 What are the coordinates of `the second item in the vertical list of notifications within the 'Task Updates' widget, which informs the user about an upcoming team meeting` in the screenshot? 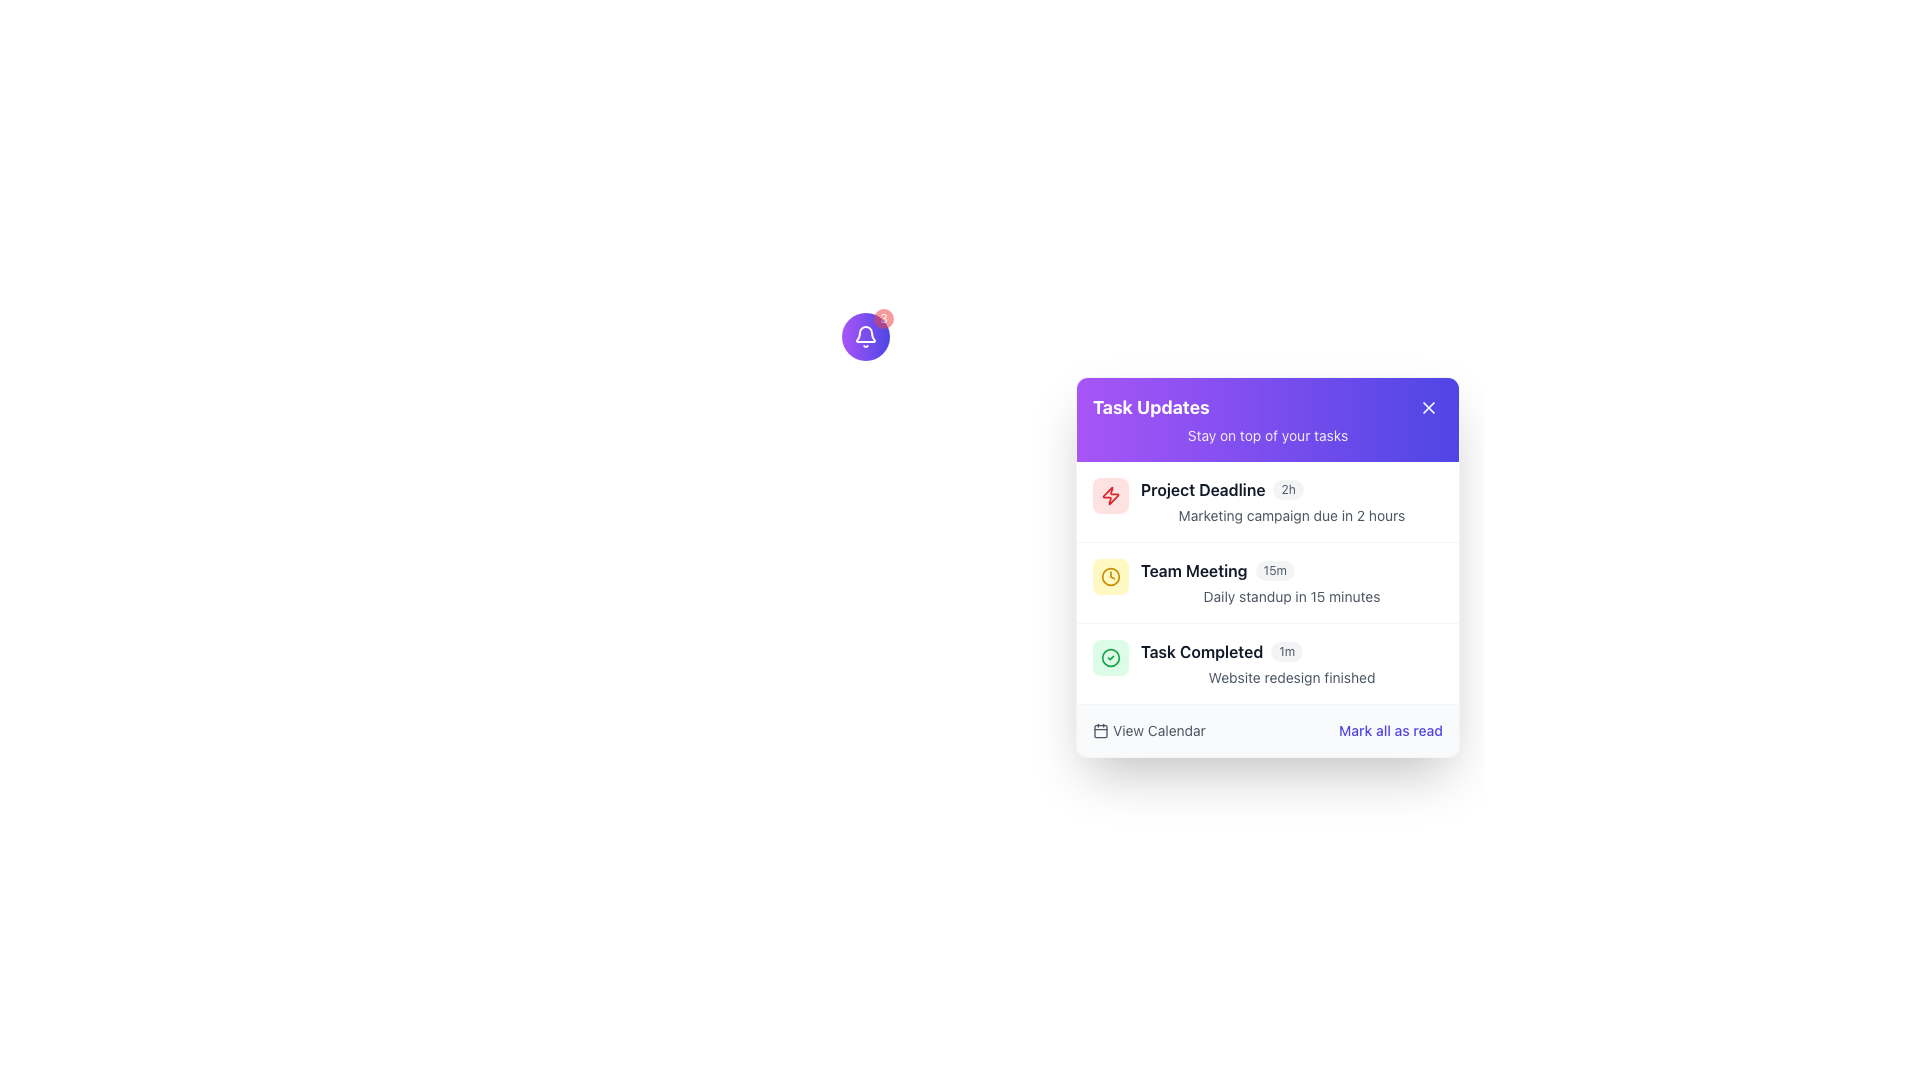 It's located at (1266, 582).